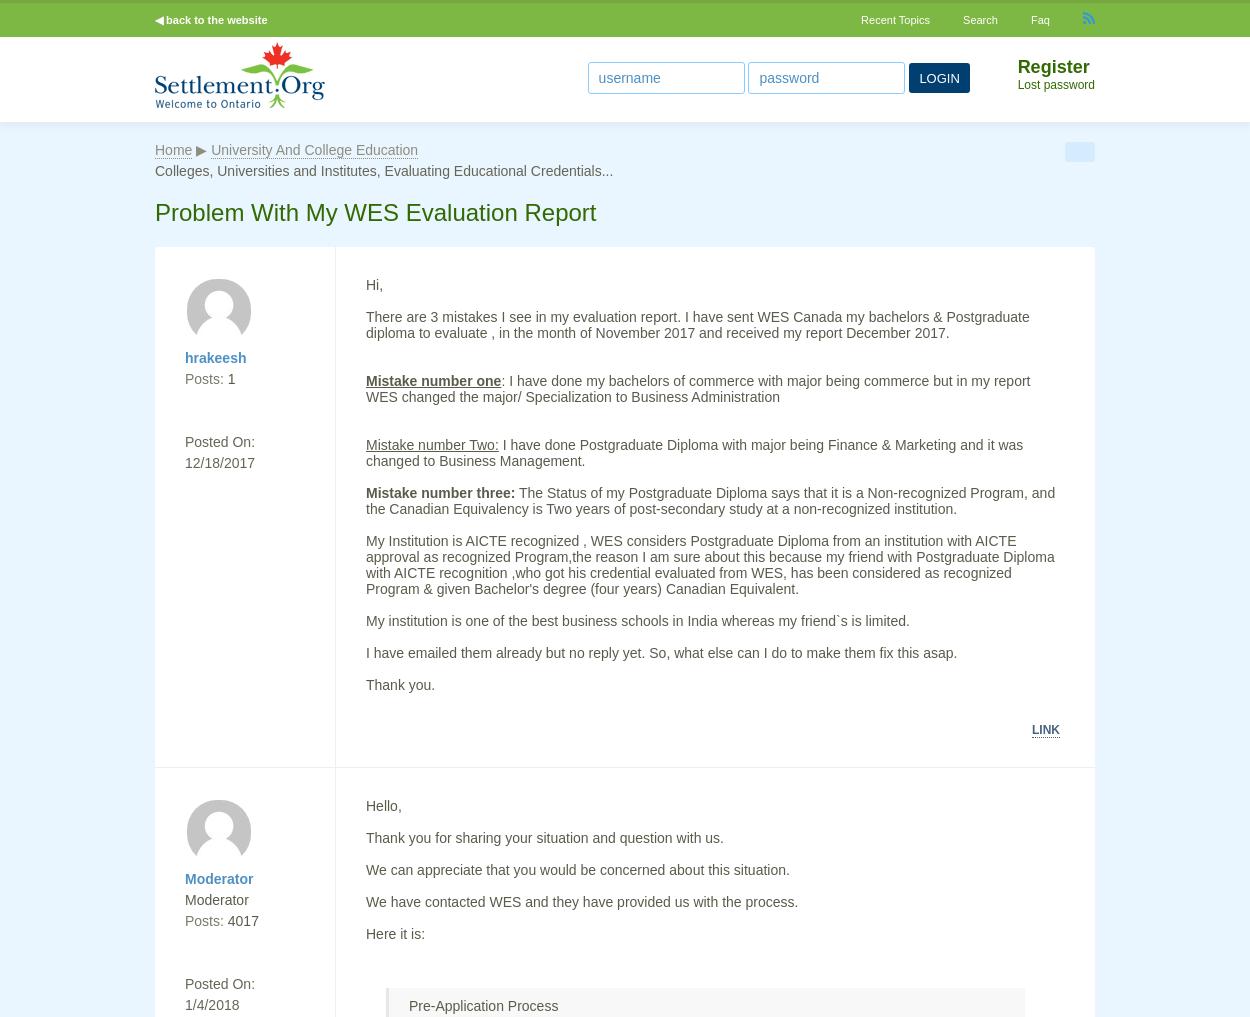 The height and width of the screenshot is (1017, 1250). What do you see at coordinates (962, 19) in the screenshot?
I see `'Search'` at bounding box center [962, 19].